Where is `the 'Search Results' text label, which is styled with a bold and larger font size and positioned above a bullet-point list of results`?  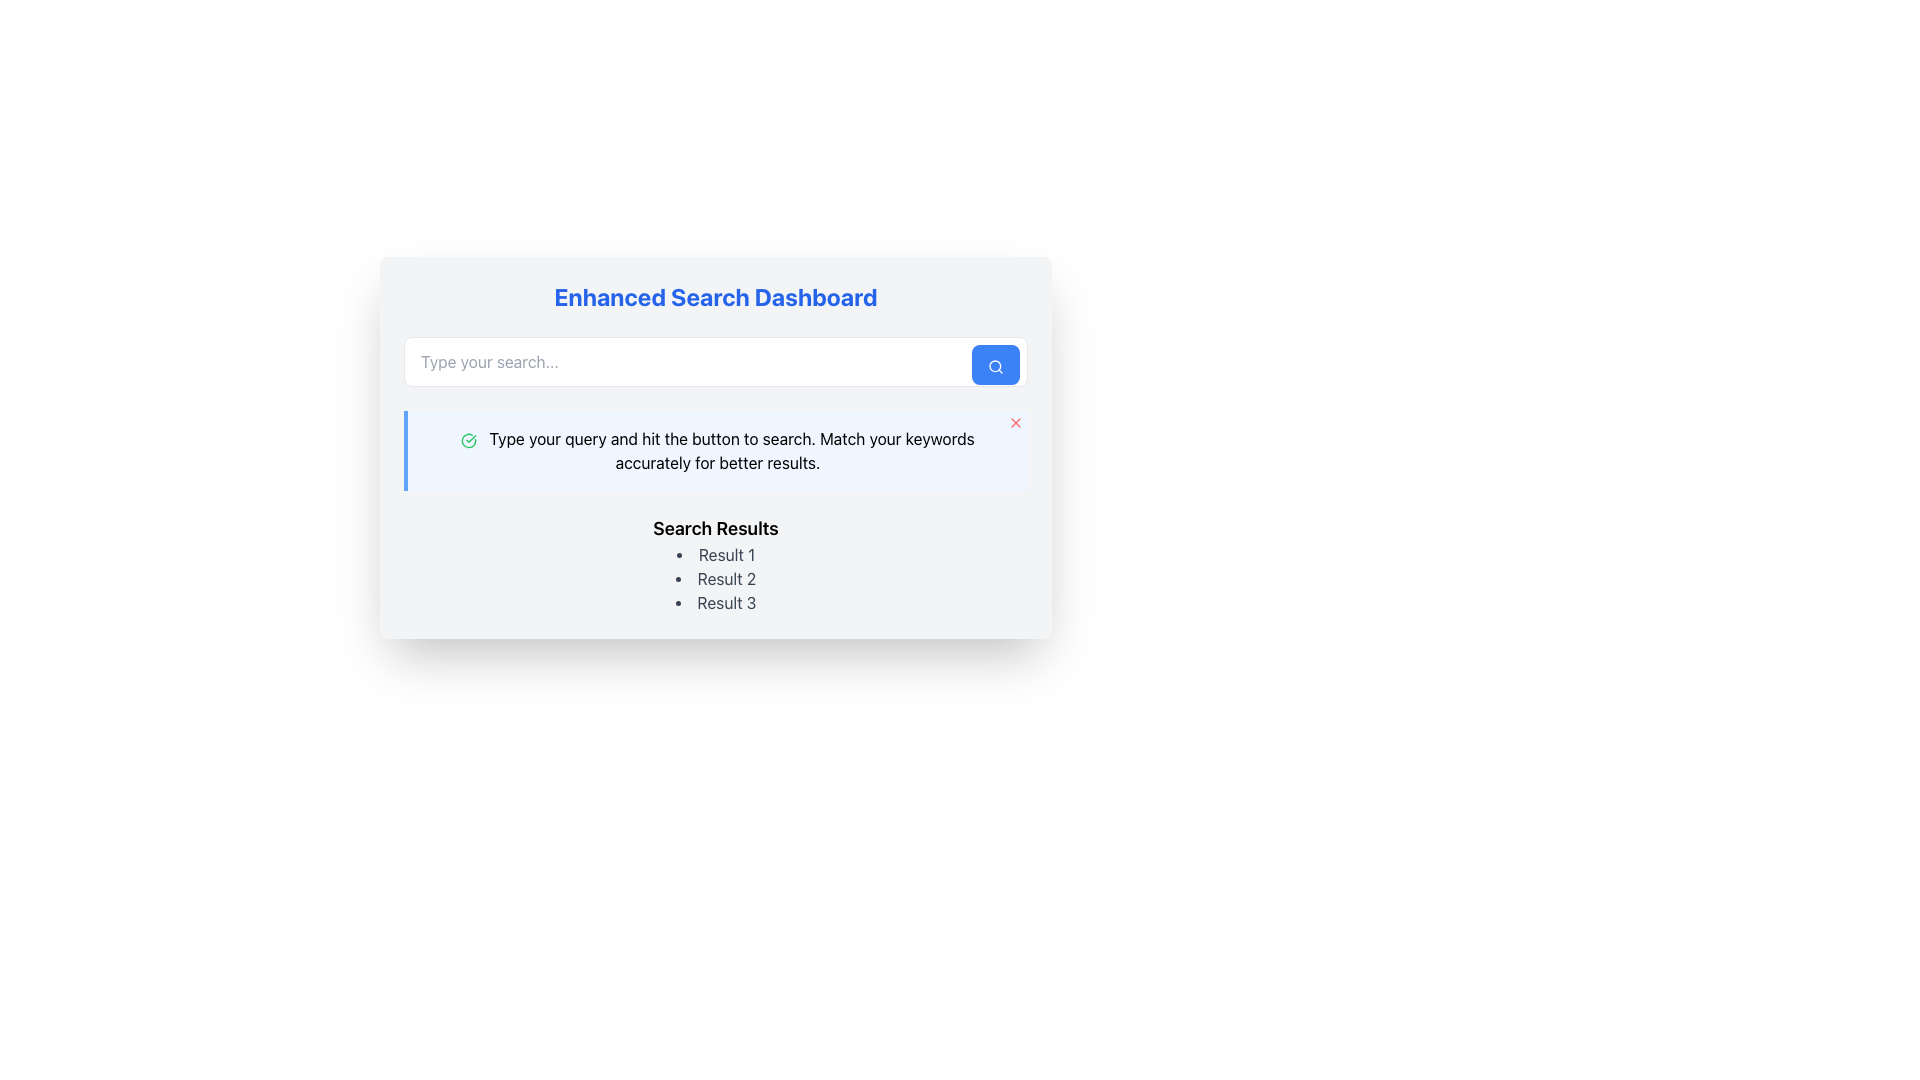
the 'Search Results' text label, which is styled with a bold and larger font size and positioned above a bullet-point list of results is located at coordinates (715, 527).